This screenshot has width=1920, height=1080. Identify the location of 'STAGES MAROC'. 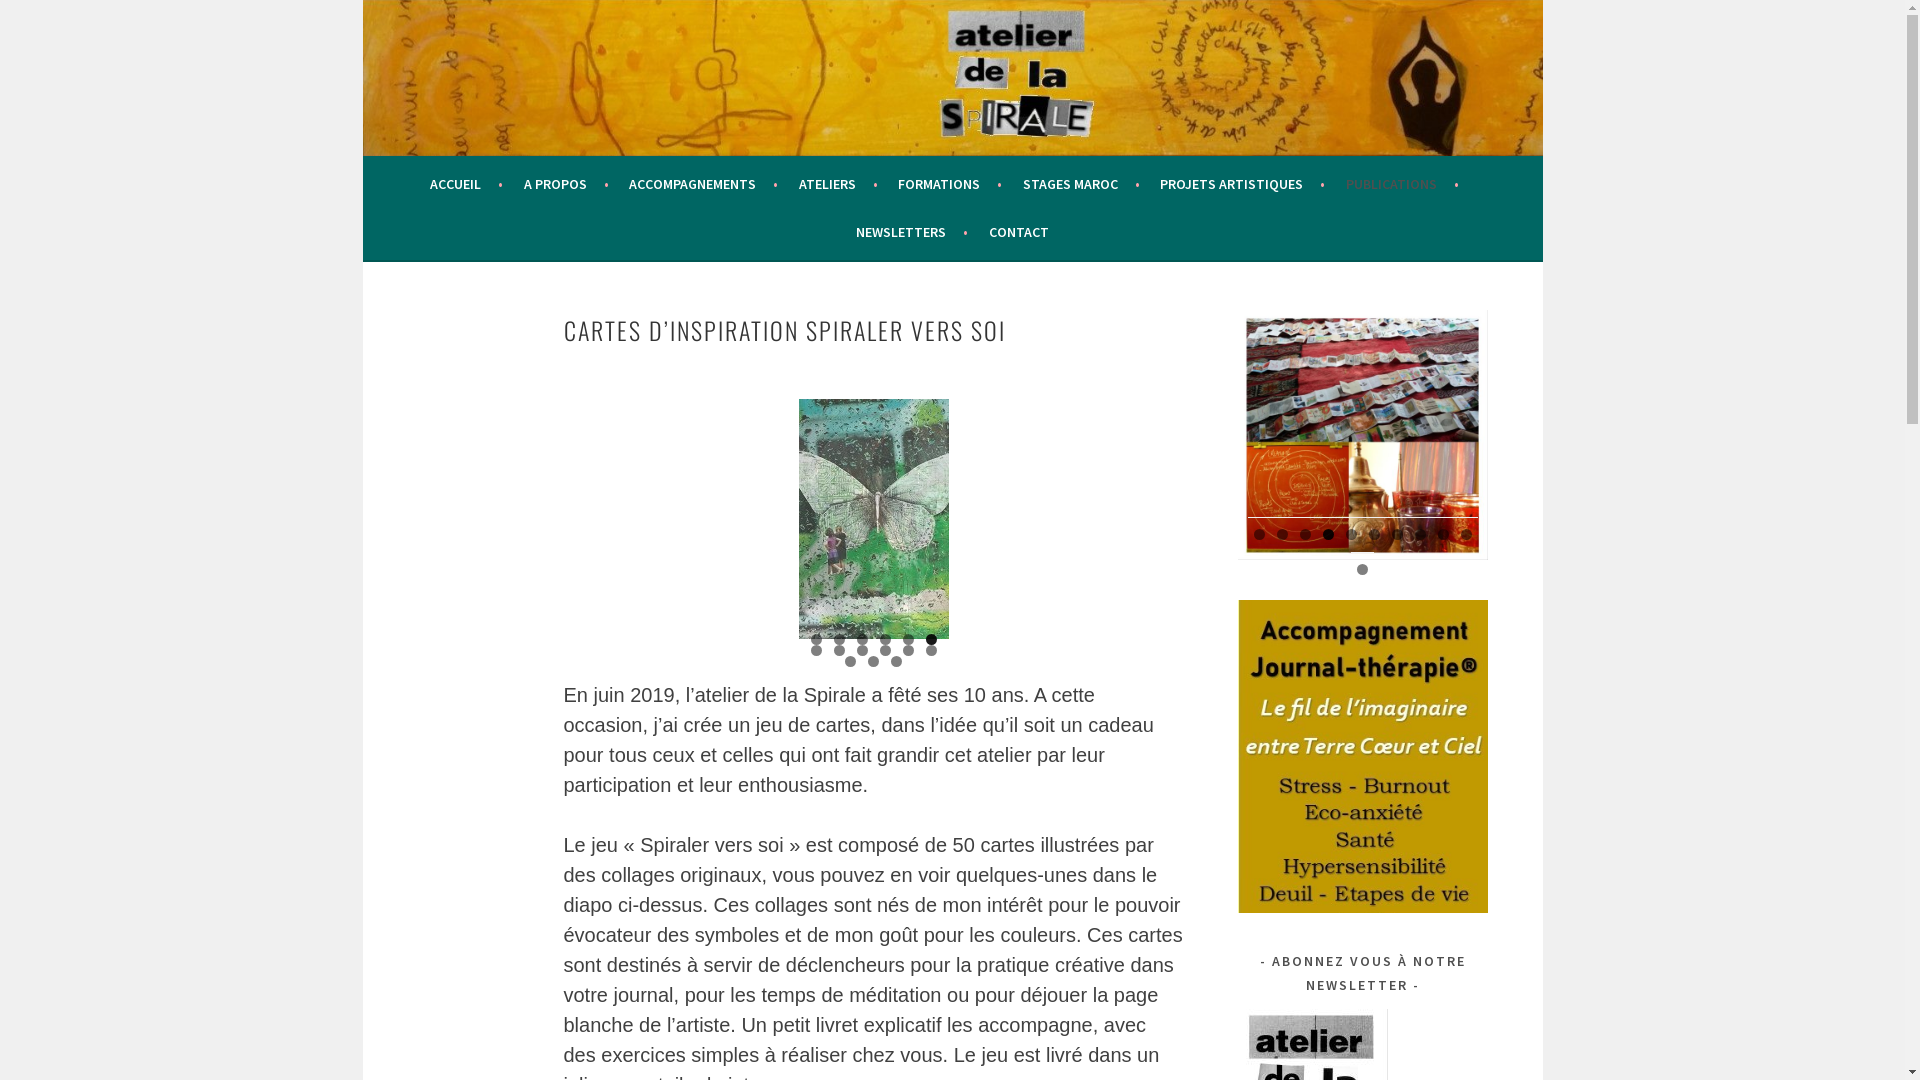
(1080, 184).